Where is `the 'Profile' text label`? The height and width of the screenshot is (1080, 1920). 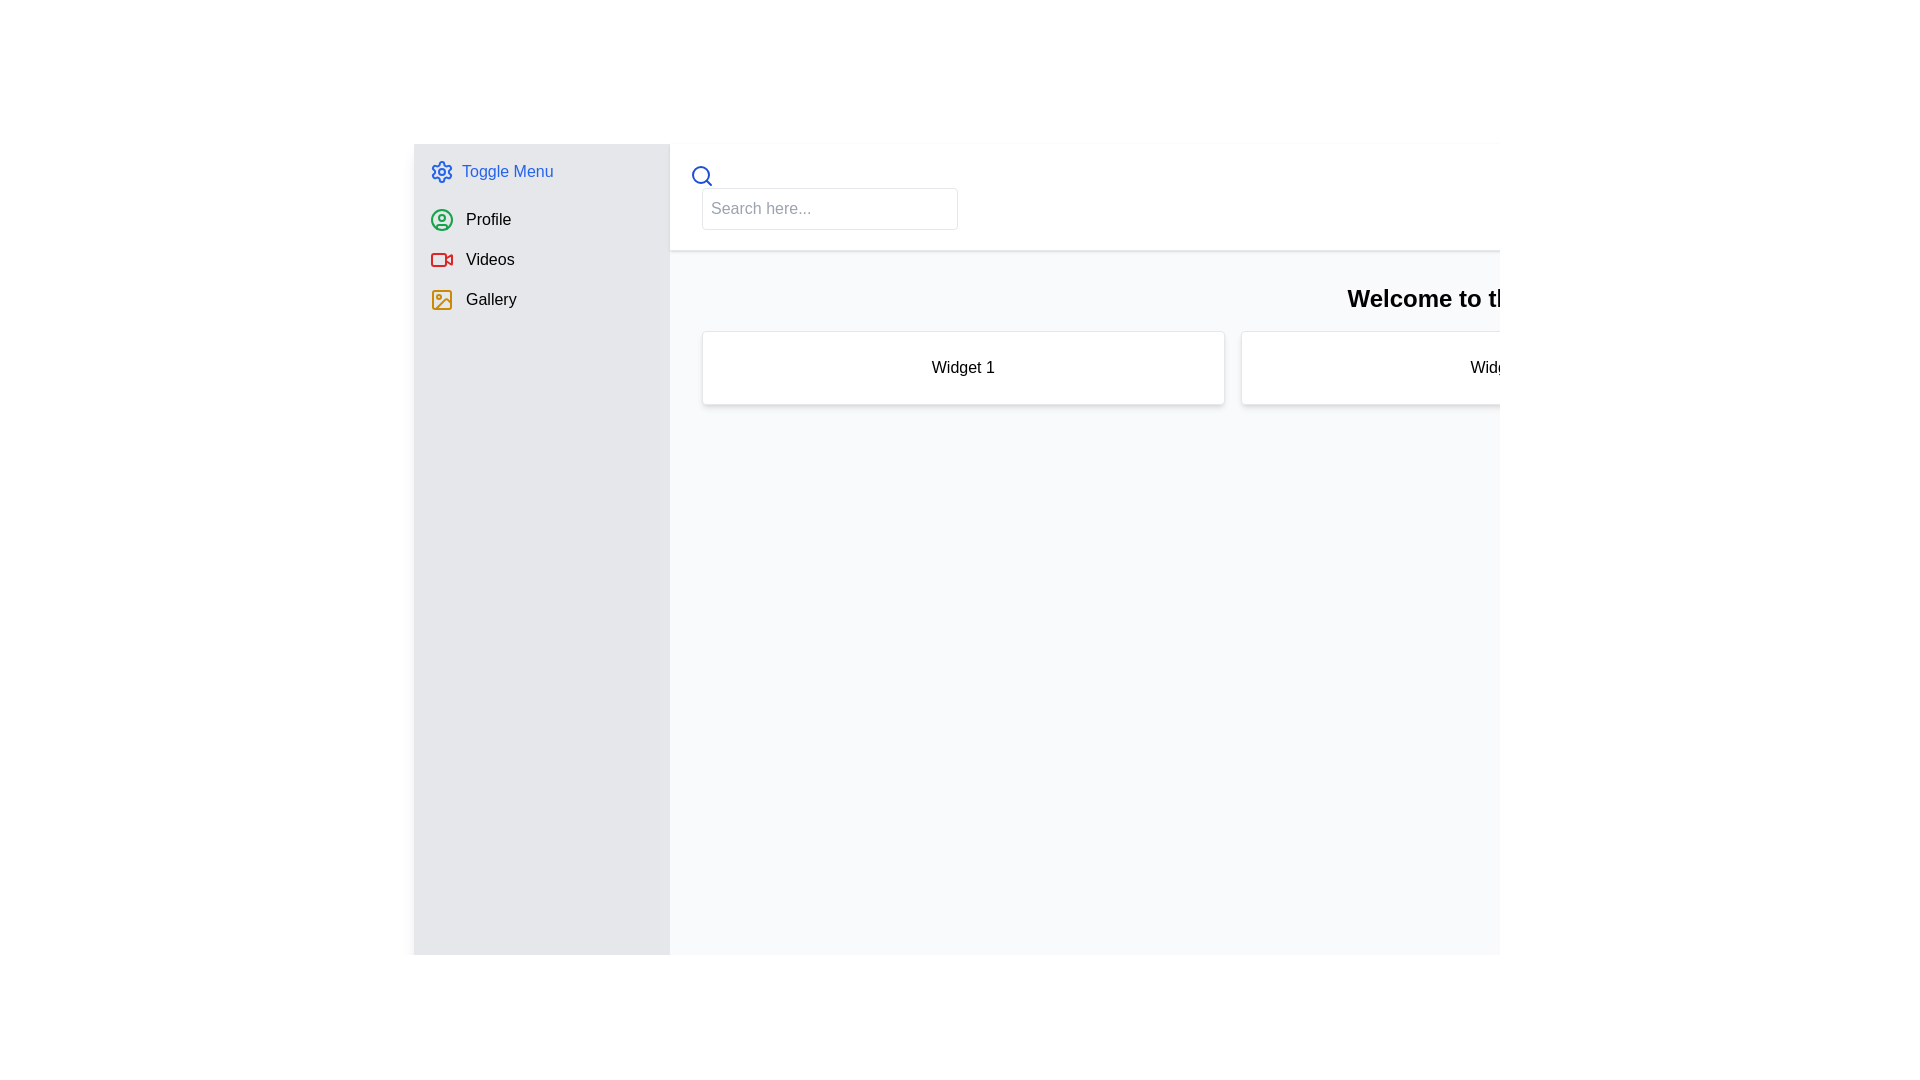
the 'Profile' text label is located at coordinates (488, 219).